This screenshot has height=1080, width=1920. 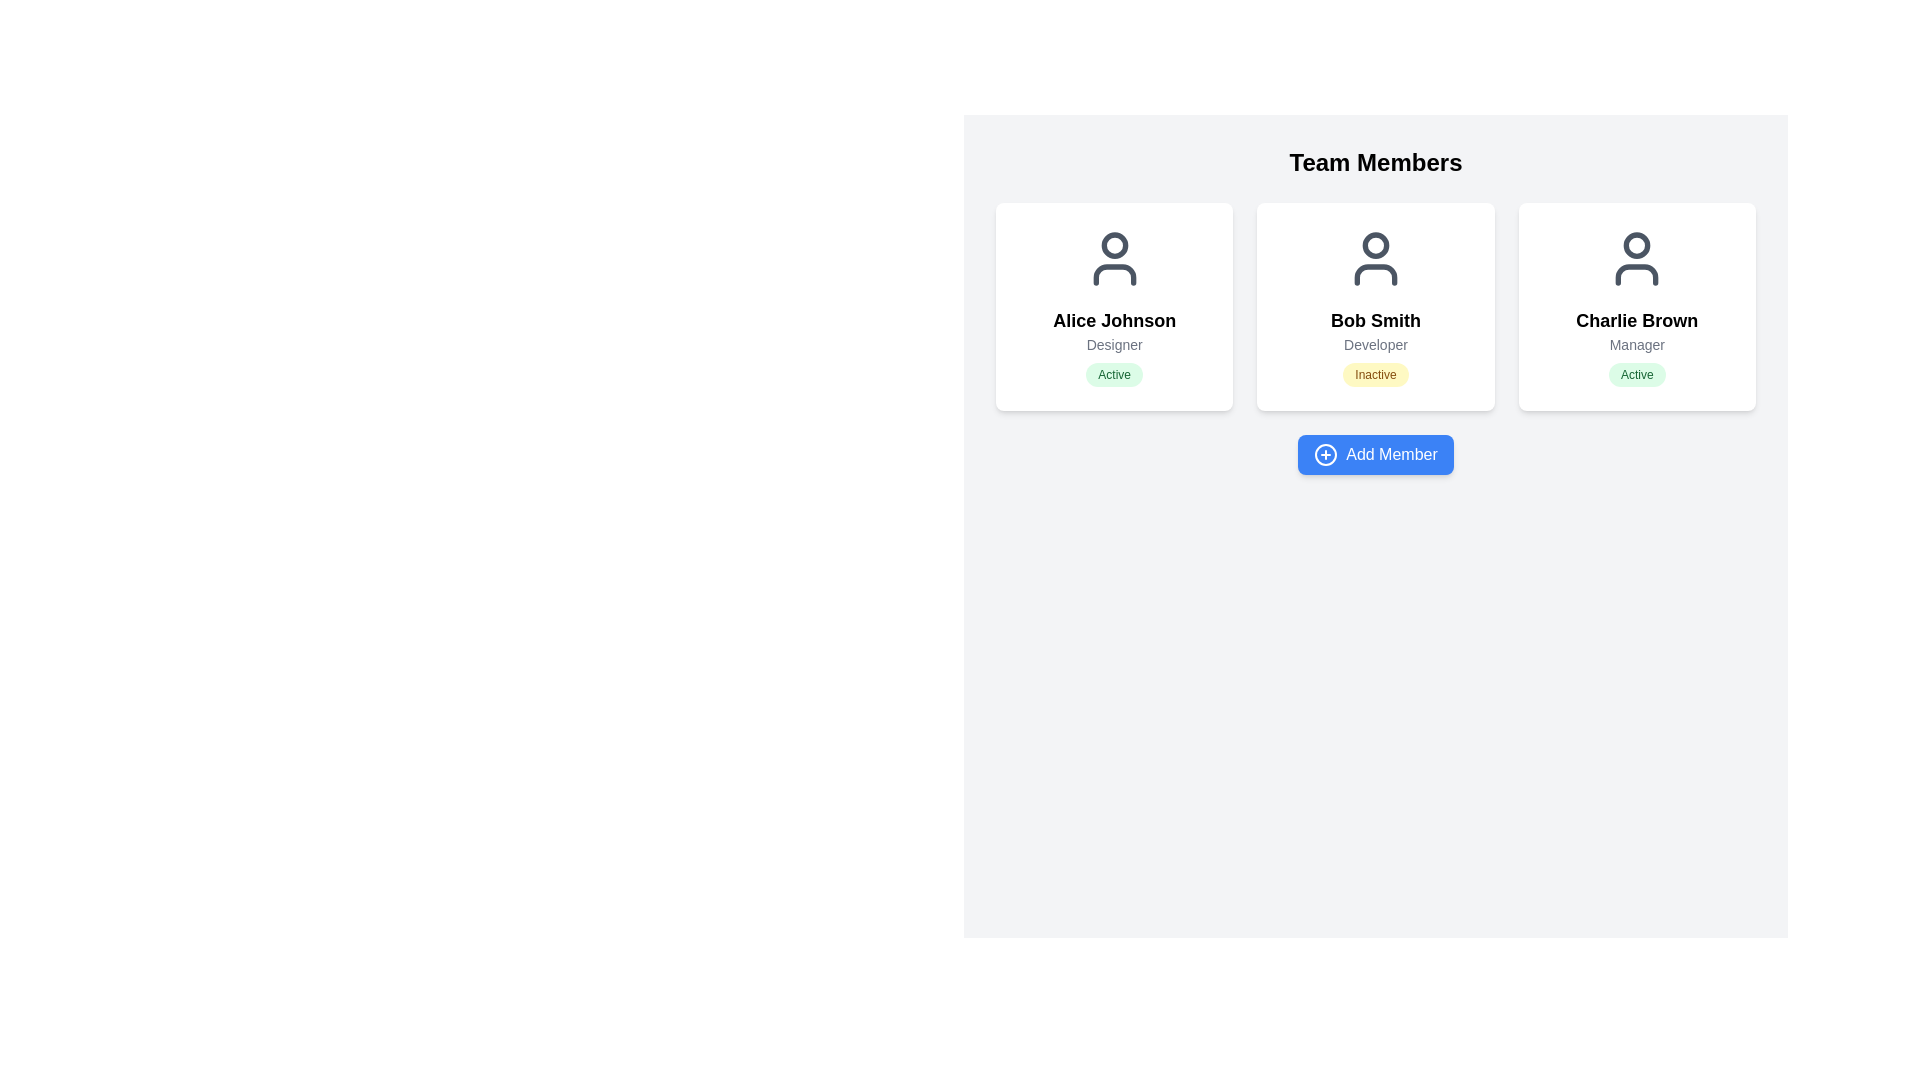 I want to click on the SVG circle that represents the 'Add Member' button, which is located below the three member cards on the right side of the interface, so click(x=1326, y=455).